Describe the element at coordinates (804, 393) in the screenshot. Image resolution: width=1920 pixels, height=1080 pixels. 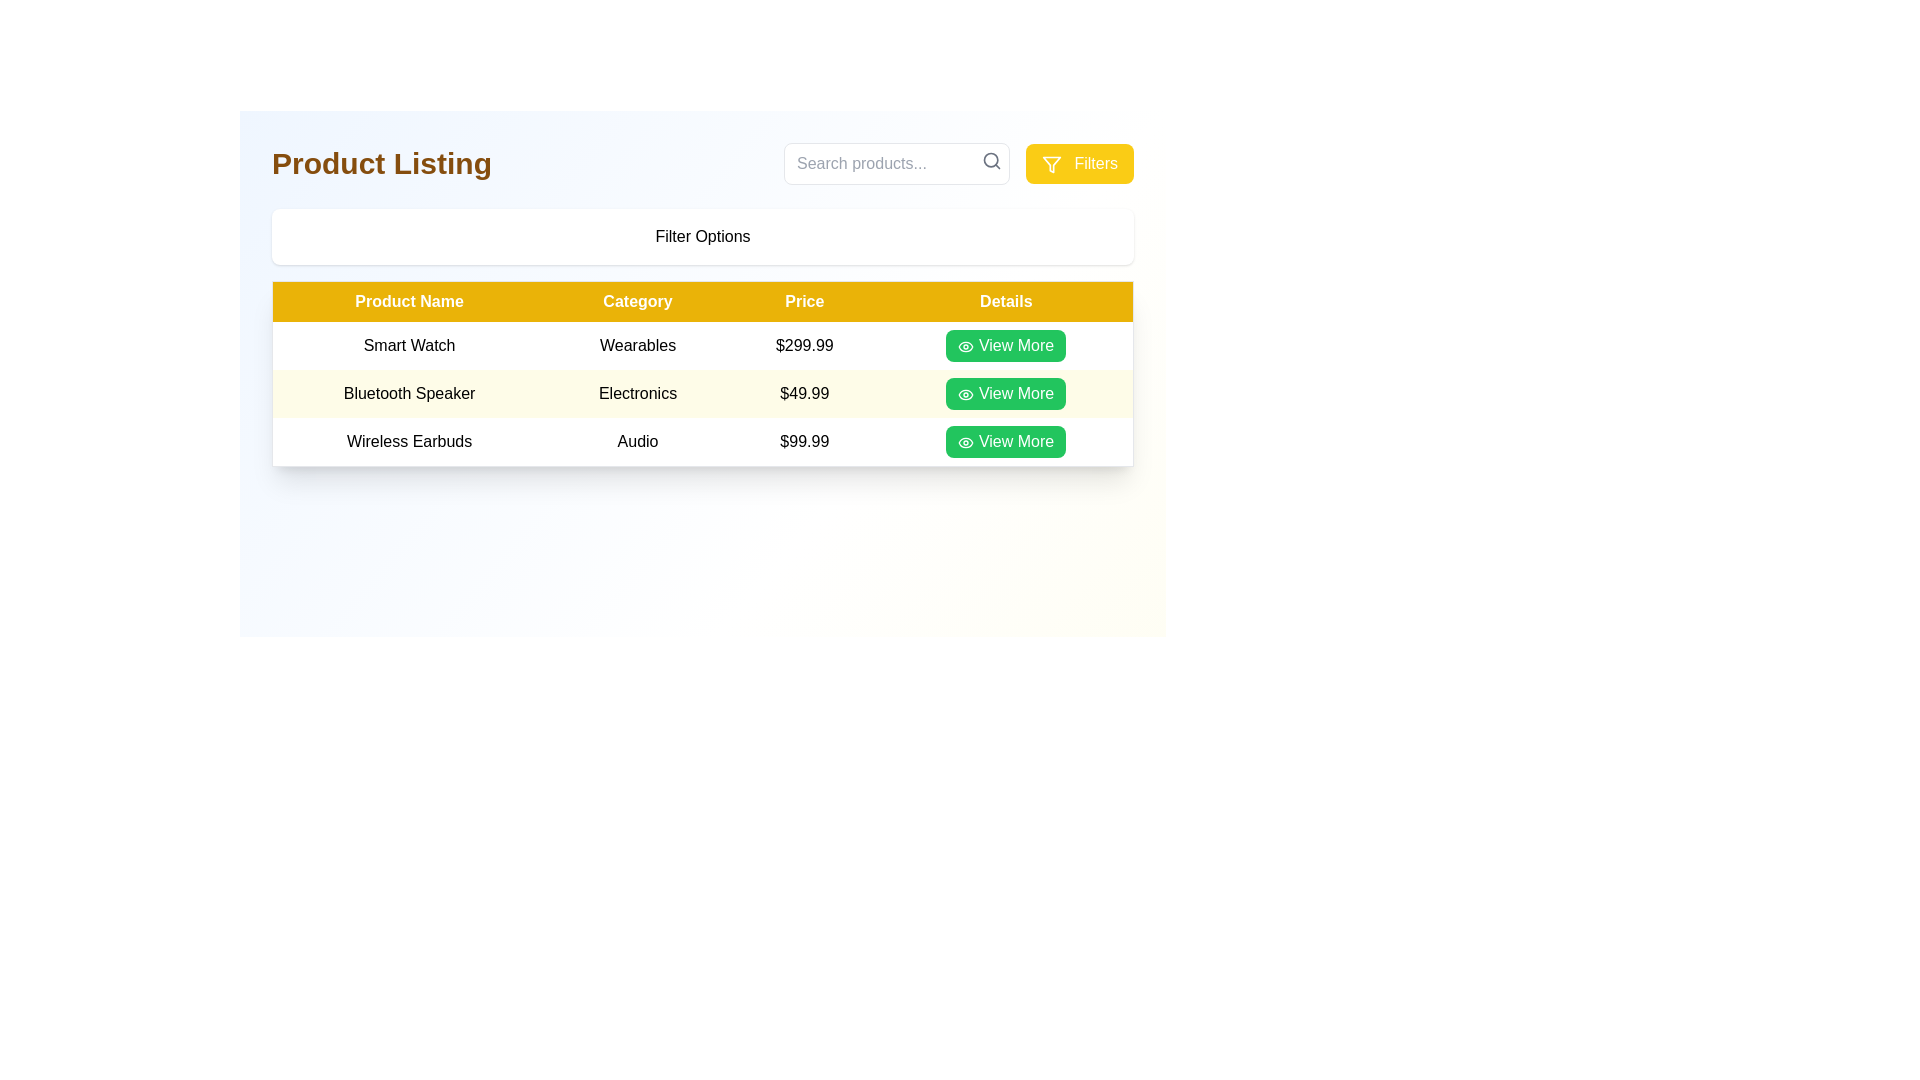
I see `the Table Cell displaying the price '$49.99' in black text on a light yellow background, located in the second row under the 'Price' column aligned with the 'Bluetooth Speaker' product name` at that location.